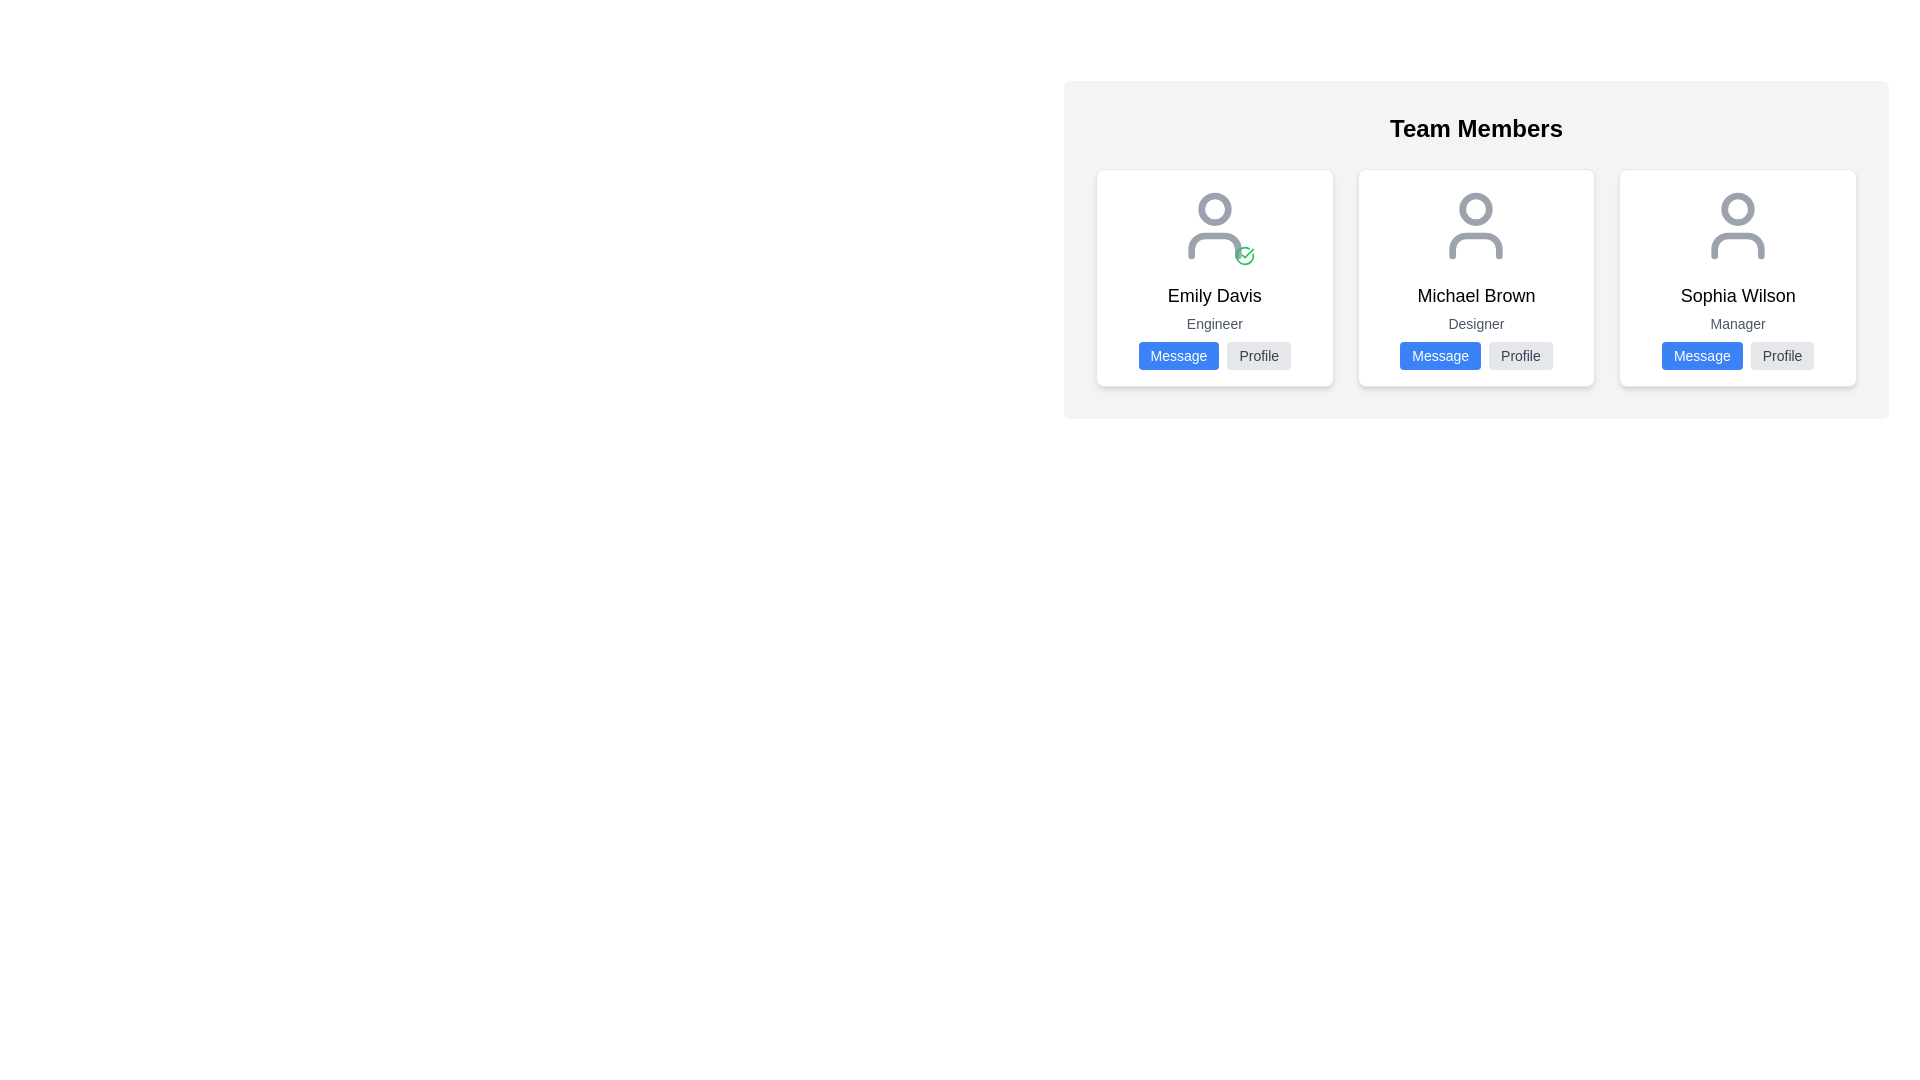  I want to click on the SVG Shape representing the body or base of the user avatar, located under the circular portion of the avatar icon in the middle card of the three displayed under 'Team Members.', so click(1476, 245).